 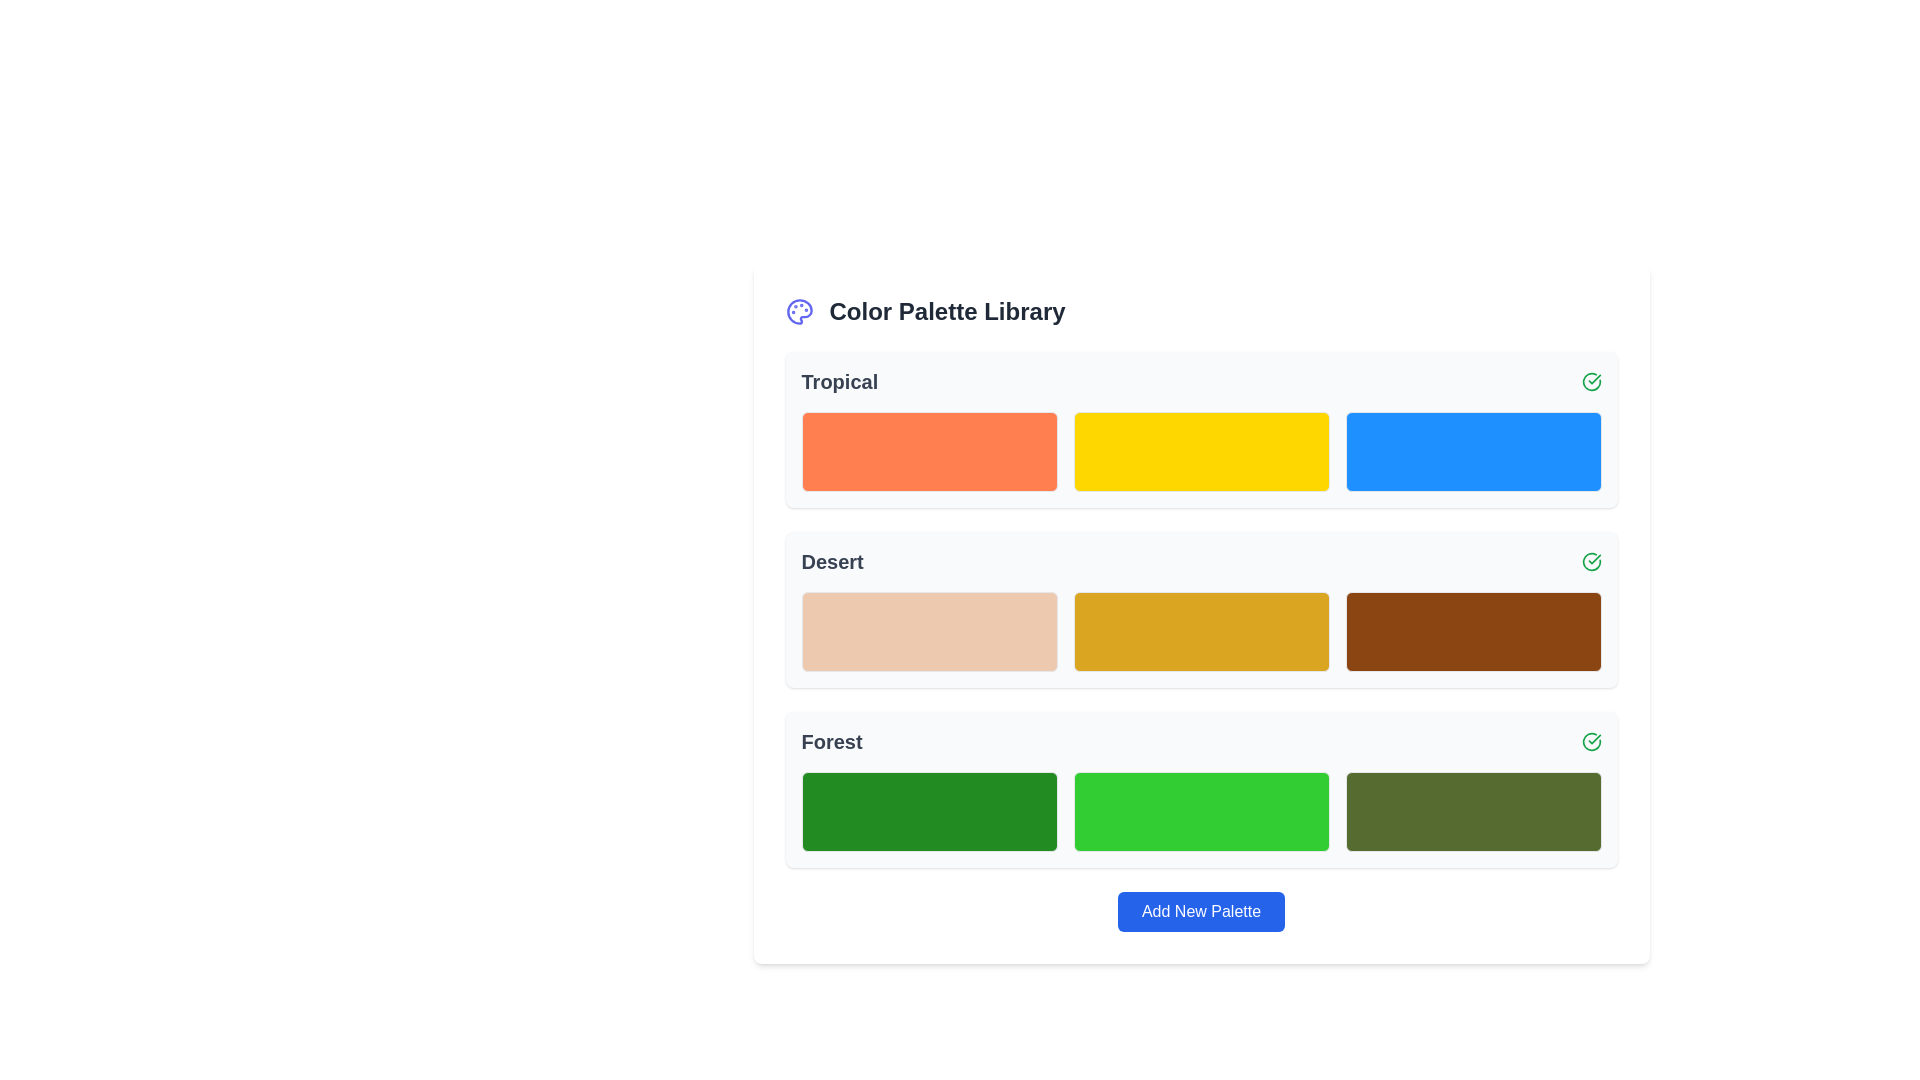 What do you see at coordinates (1473, 451) in the screenshot?
I see `the third block in the Tropical color palette grid` at bounding box center [1473, 451].